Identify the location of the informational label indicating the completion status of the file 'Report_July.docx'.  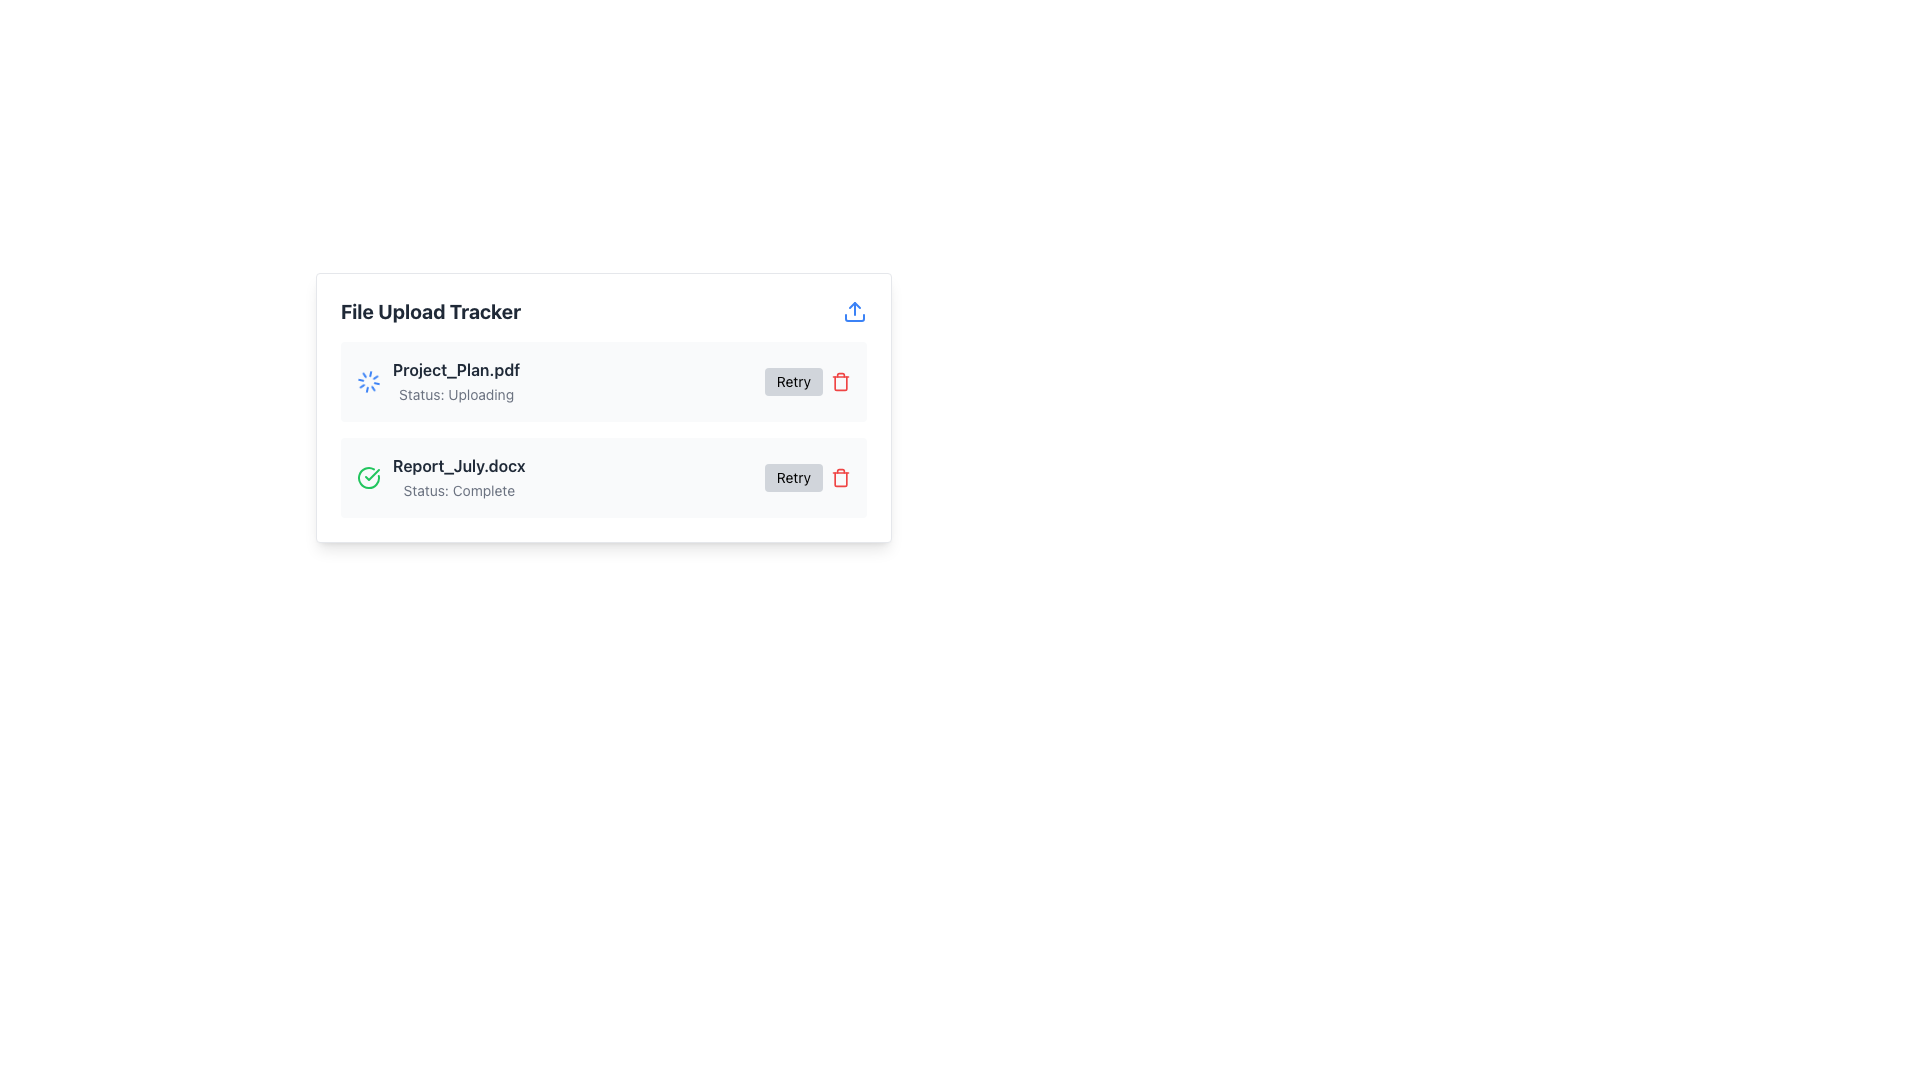
(458, 490).